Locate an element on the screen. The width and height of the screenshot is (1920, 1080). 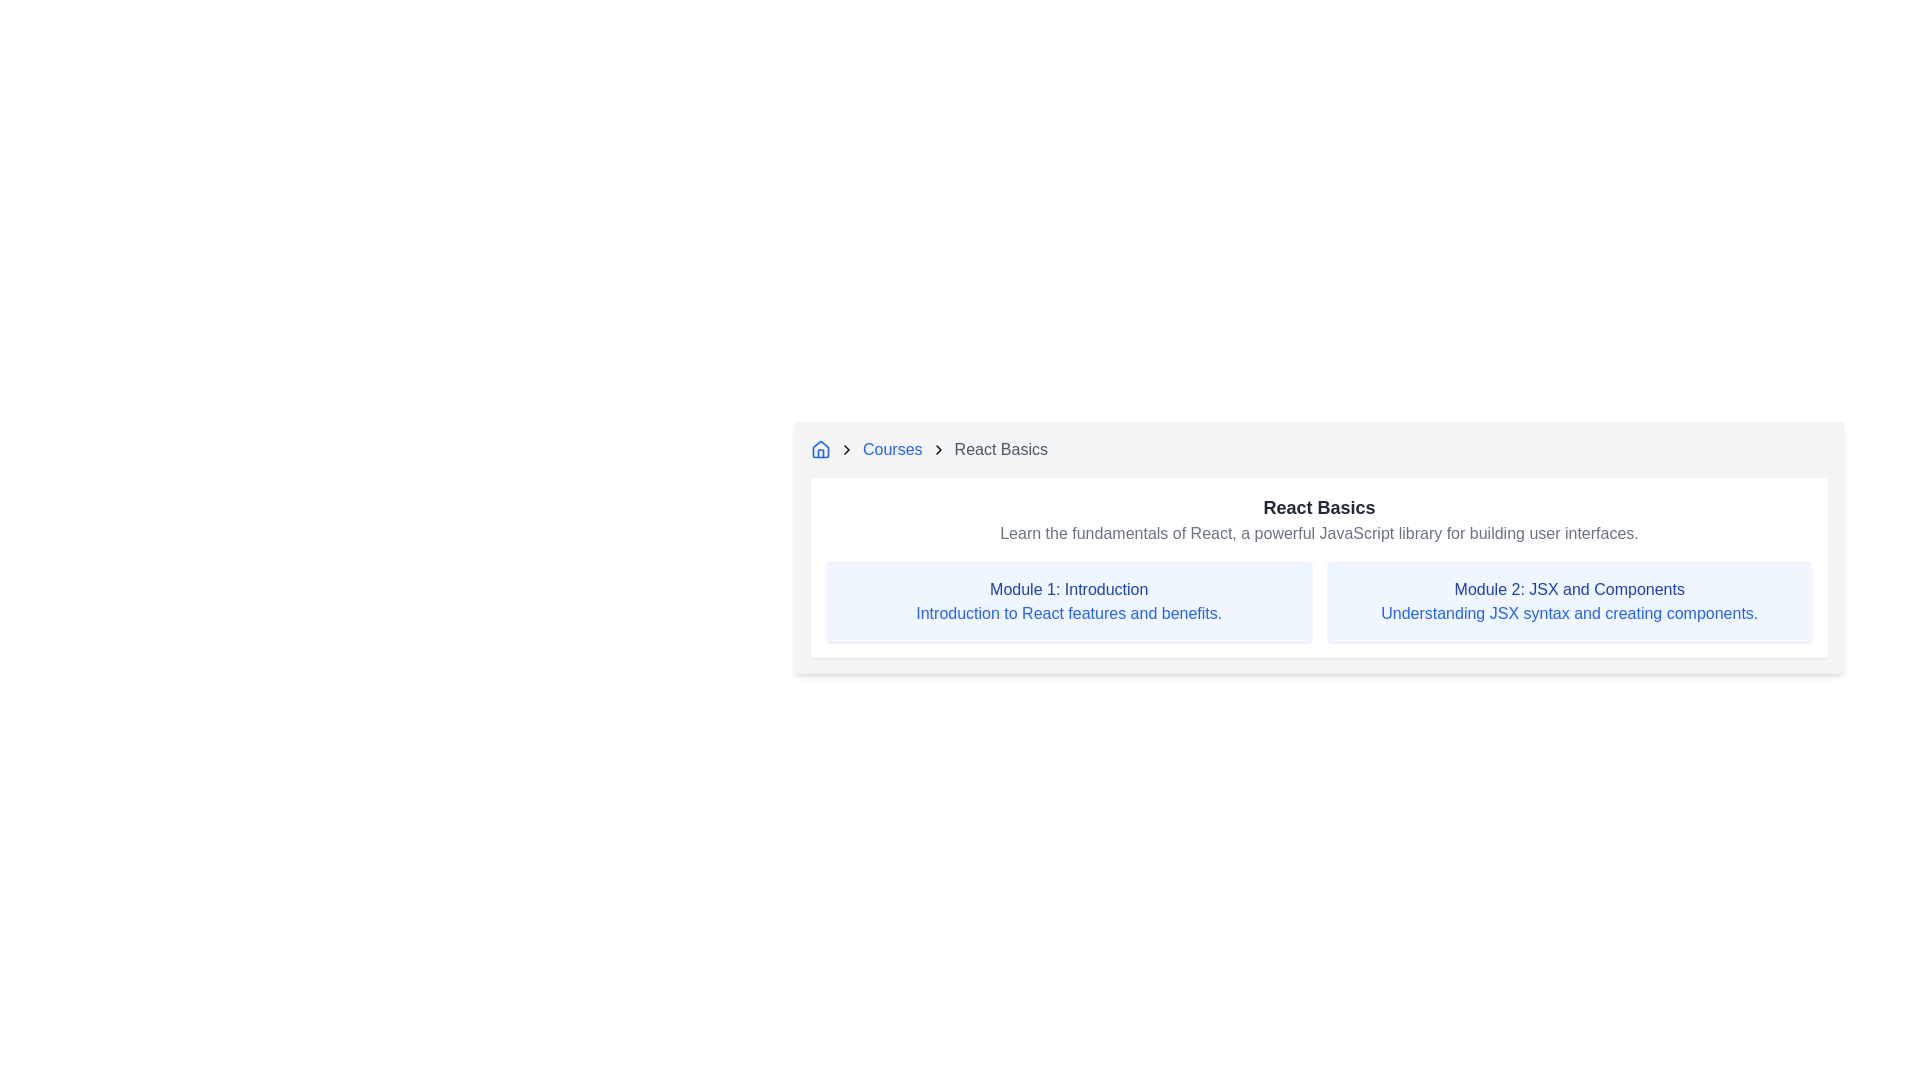
the text label reading 'Module 2: JSX and Components' which is styled in medium blue and bold, located within a blue shaded rectangular card is located at coordinates (1568, 589).